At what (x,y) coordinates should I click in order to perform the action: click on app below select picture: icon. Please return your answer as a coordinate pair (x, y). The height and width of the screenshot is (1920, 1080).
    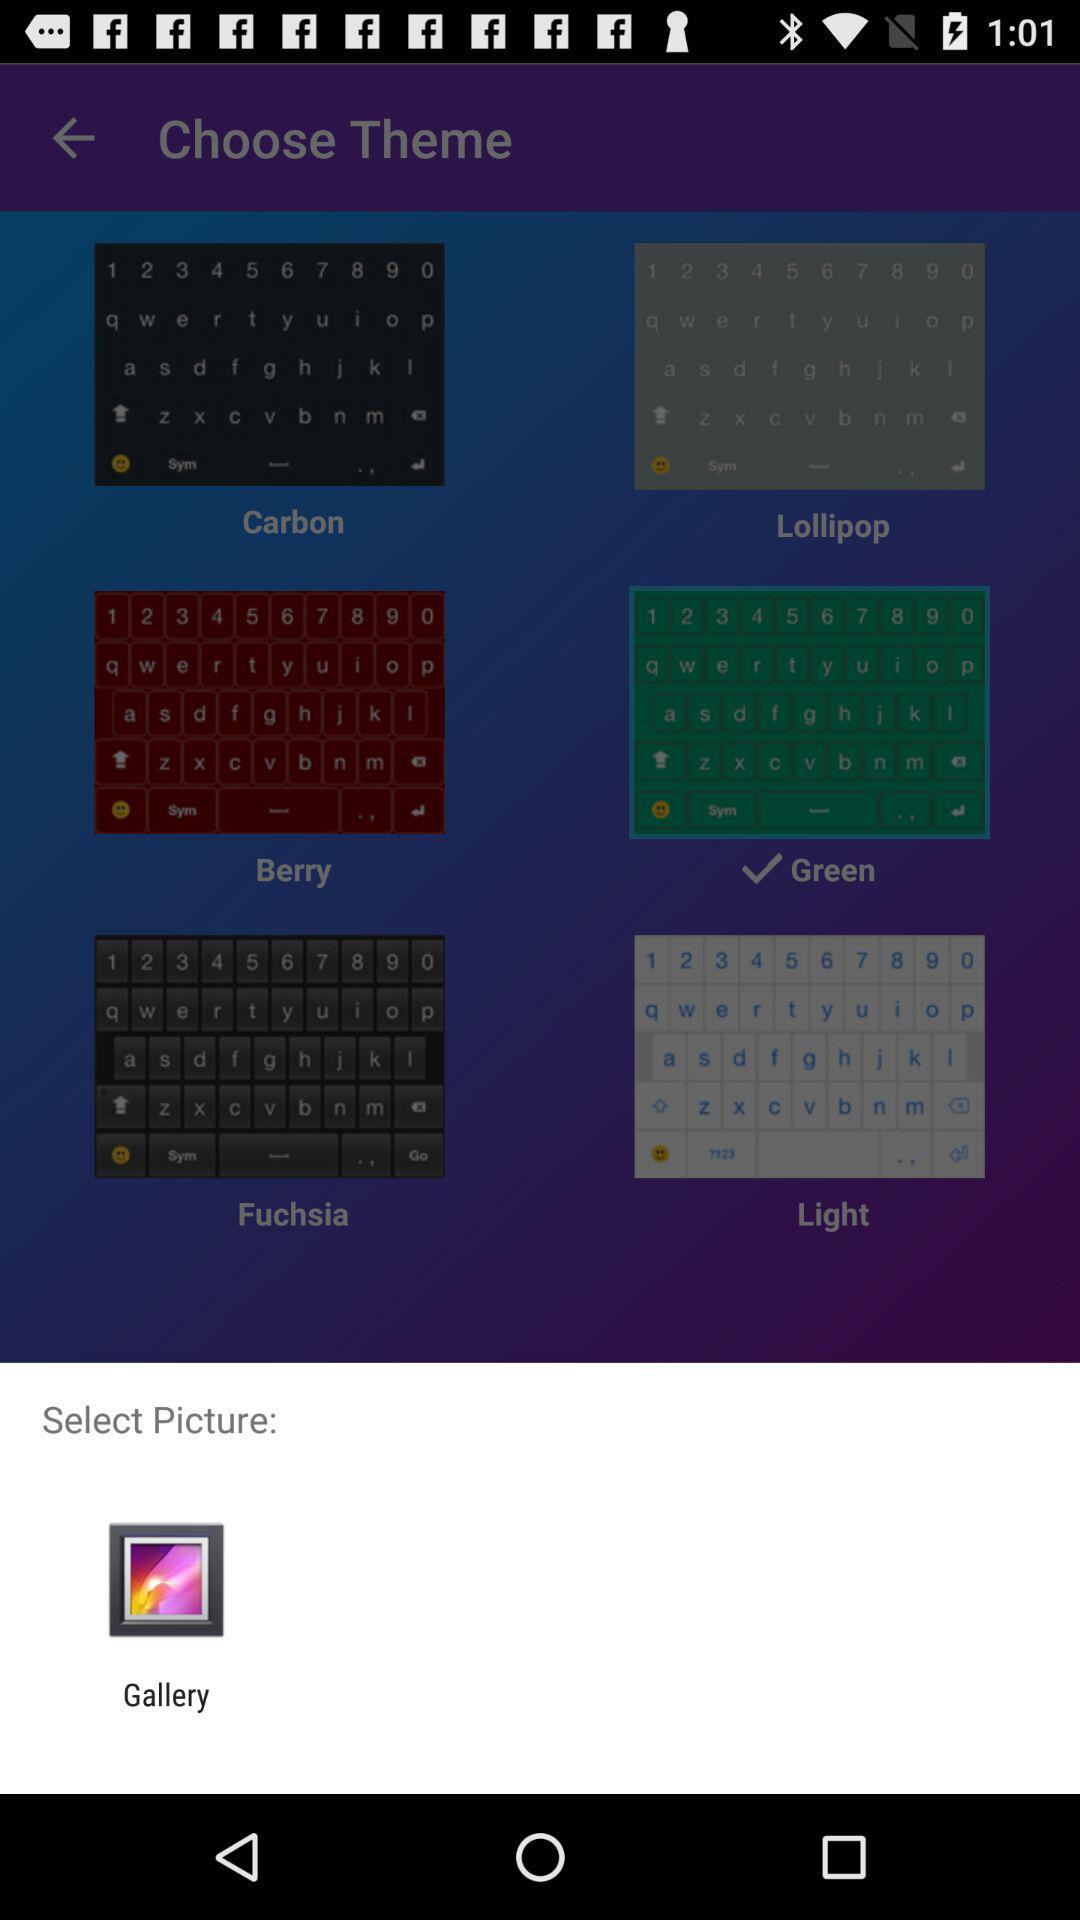
    Looking at the image, I should click on (165, 1579).